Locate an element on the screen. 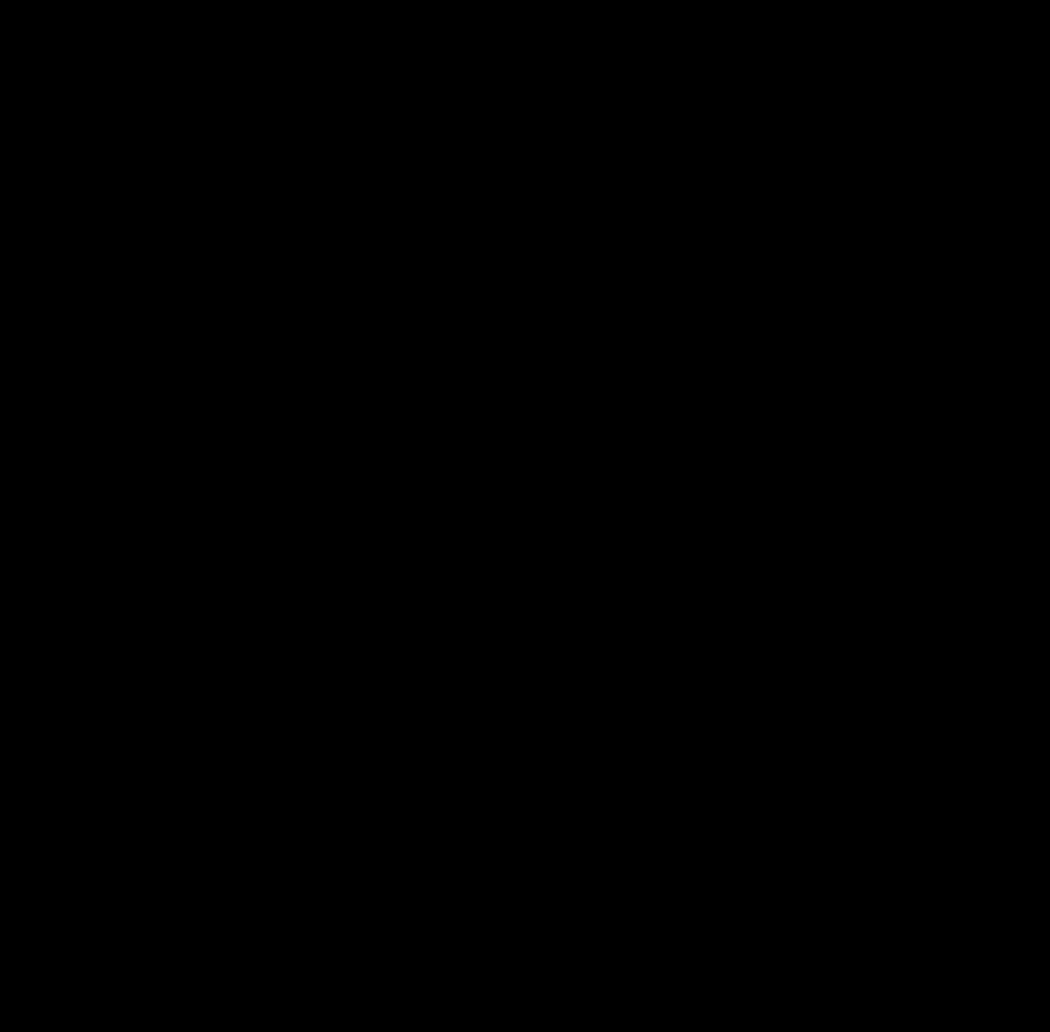 The width and height of the screenshot is (1050, 1032). '"Schetky is extremely happy working with these savvy marketers, and have seen real results! We highly recommend their services to anyone looking to see a return on their marketing dollars!"' is located at coordinates (550, 56).